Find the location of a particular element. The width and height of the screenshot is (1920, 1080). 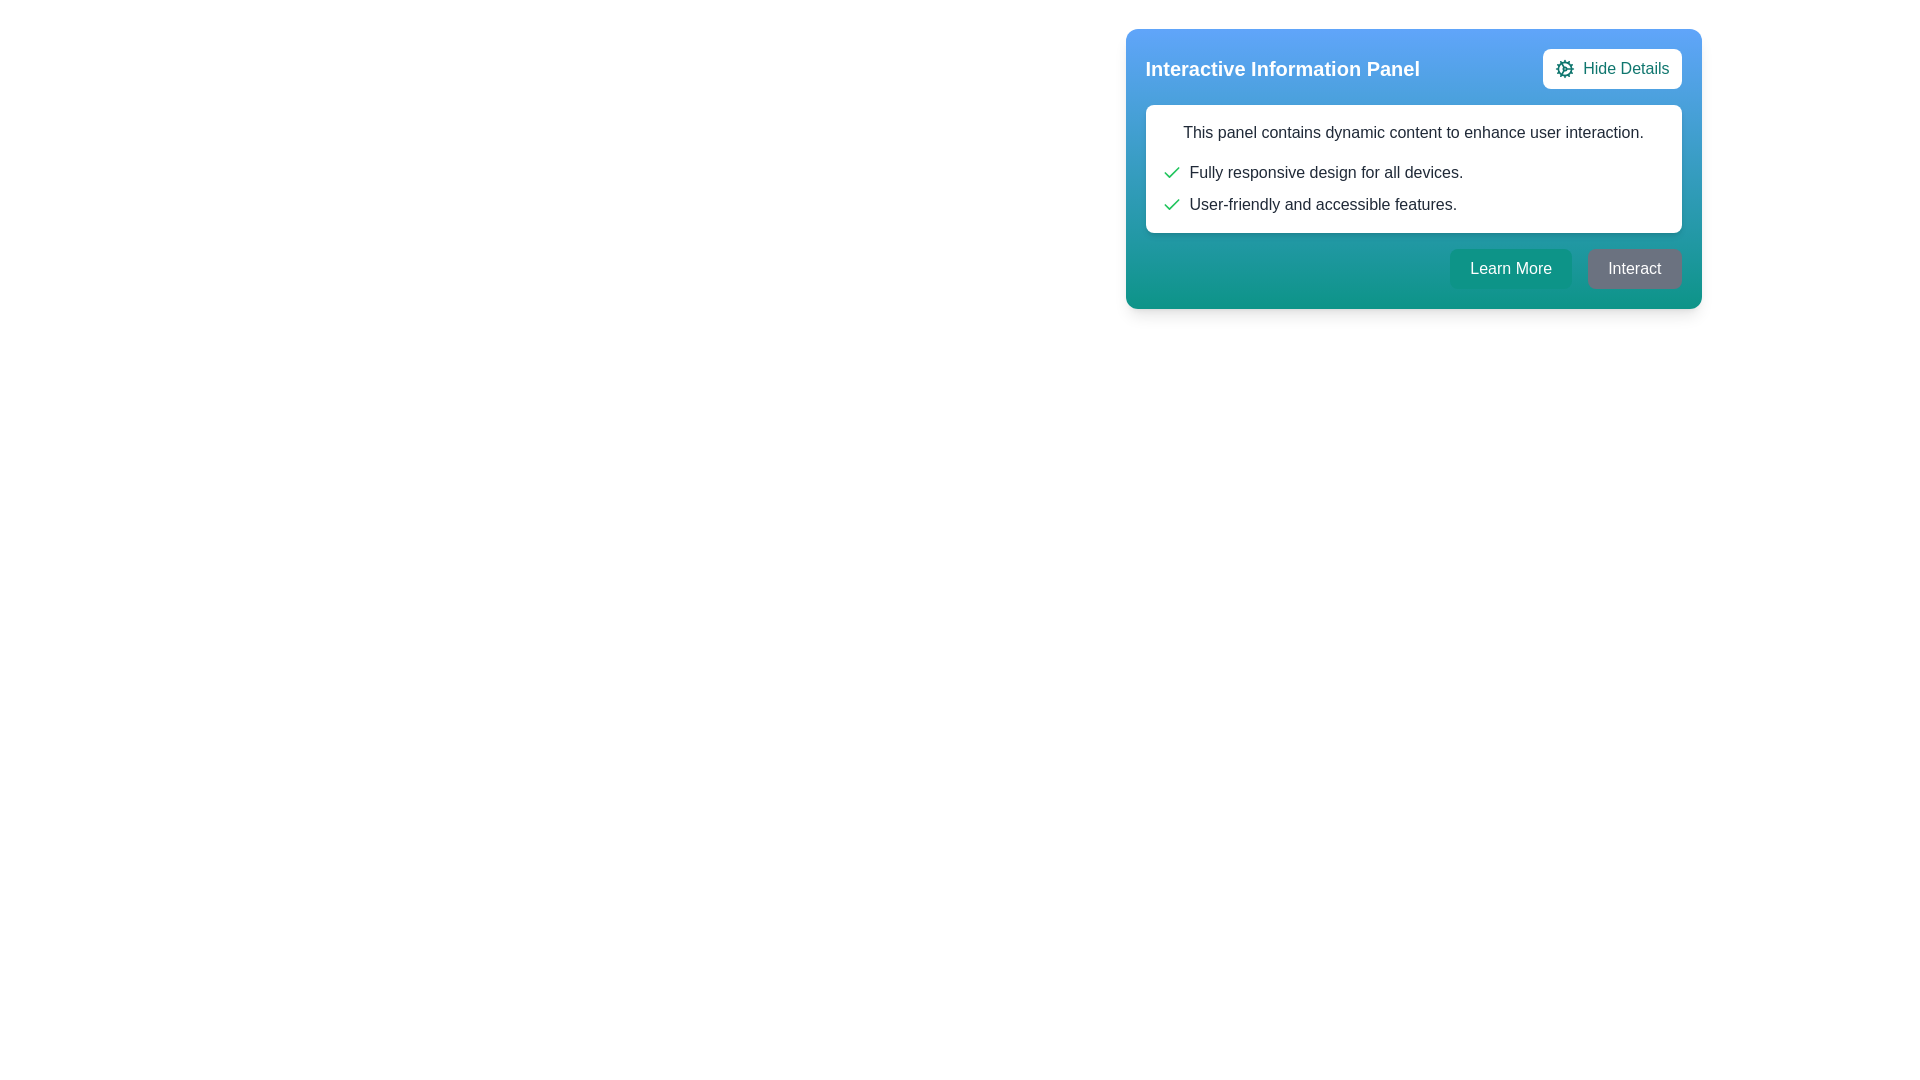

the 'Learn More' button with rounded corners and a teal background is located at coordinates (1511, 268).